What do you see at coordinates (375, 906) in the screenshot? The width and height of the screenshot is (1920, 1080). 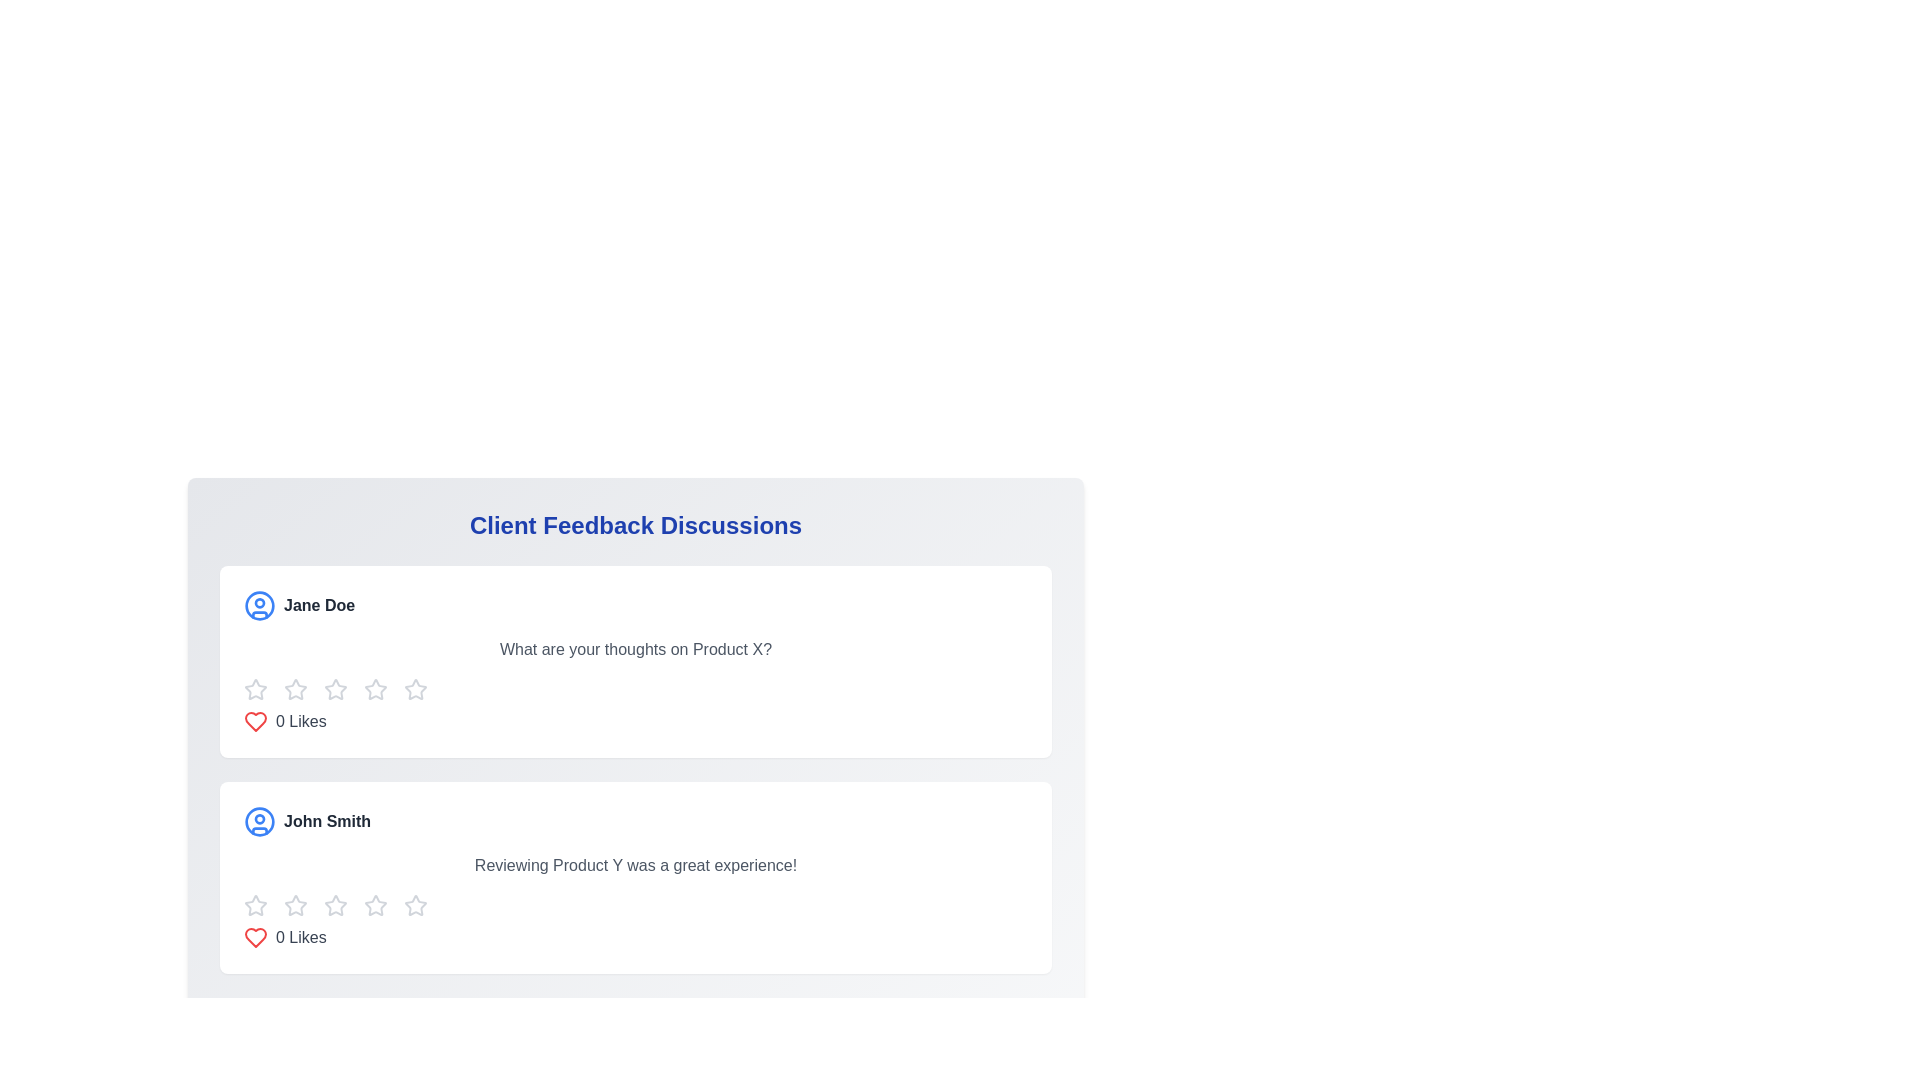 I see `the fifth star icon in the rating system below the review by 'John Smith'` at bounding box center [375, 906].